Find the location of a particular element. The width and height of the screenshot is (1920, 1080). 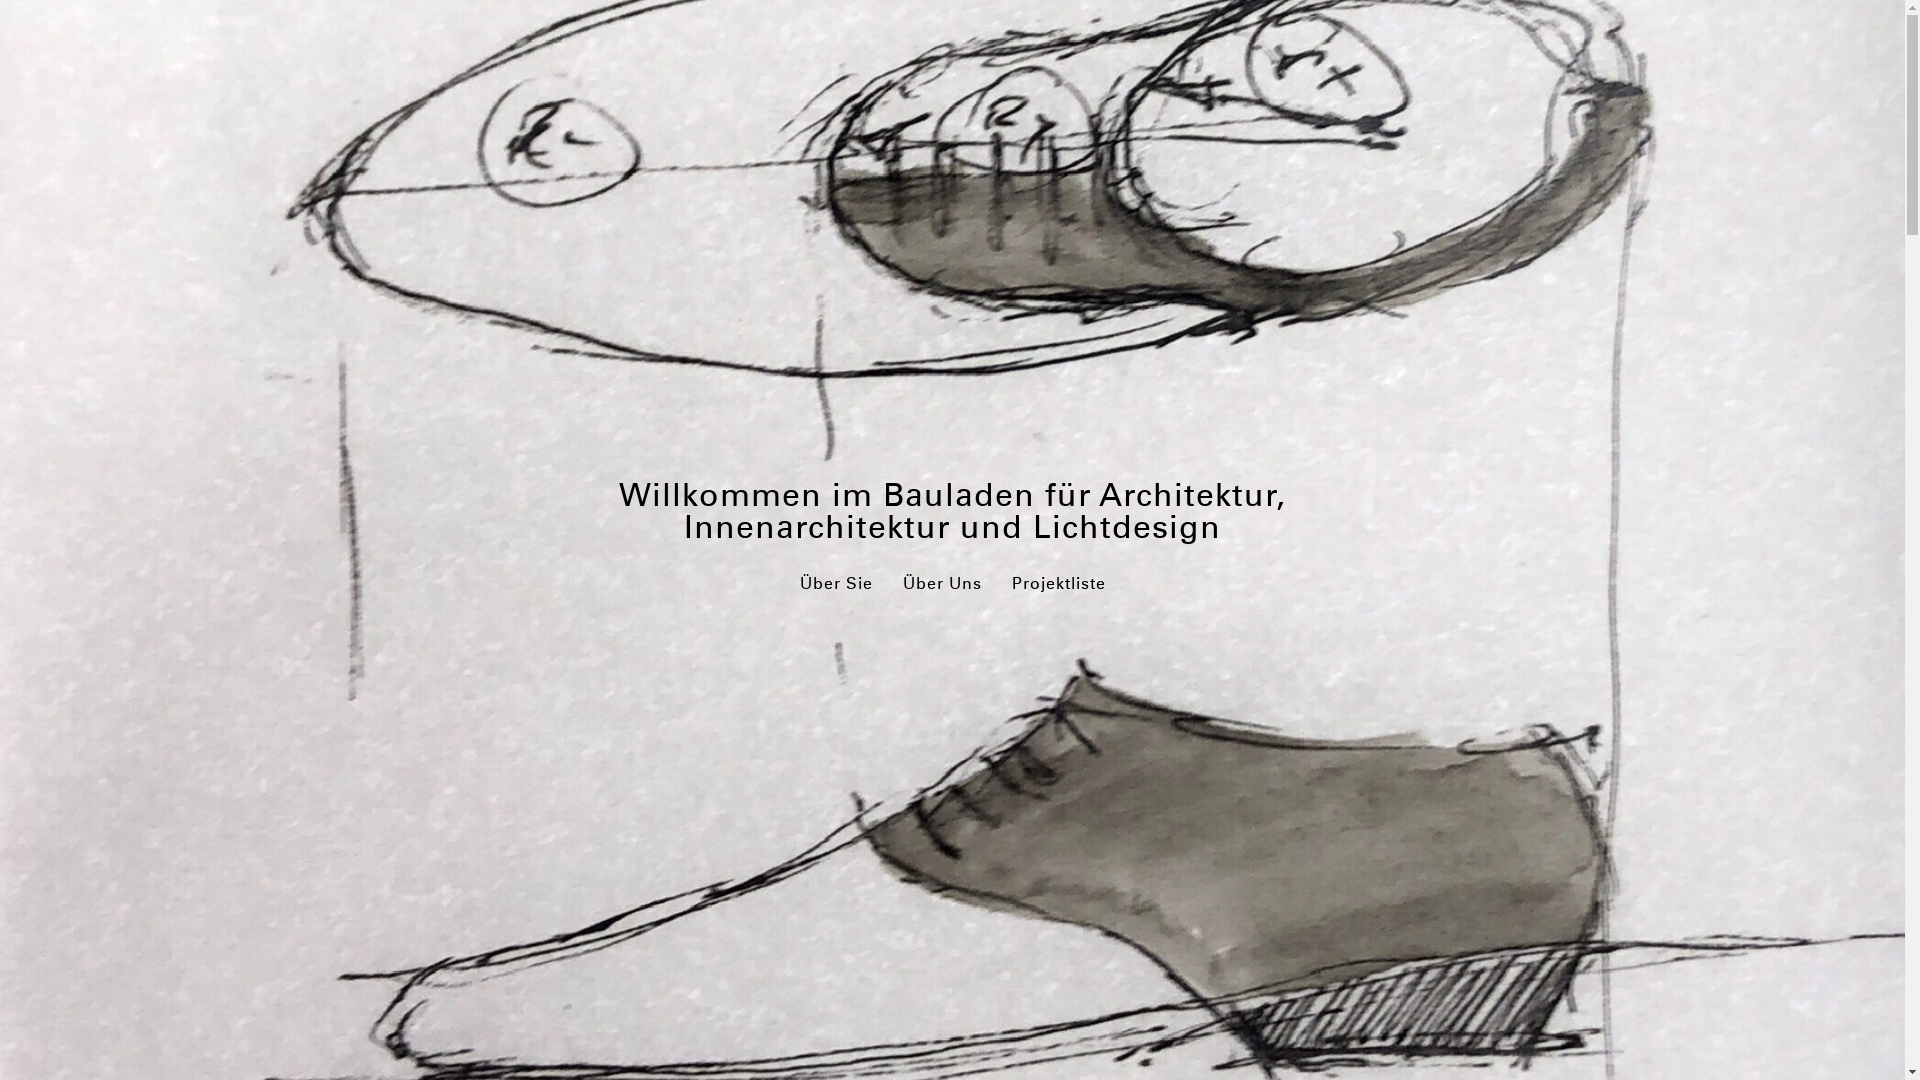

'Projektliste' is located at coordinates (1058, 584).